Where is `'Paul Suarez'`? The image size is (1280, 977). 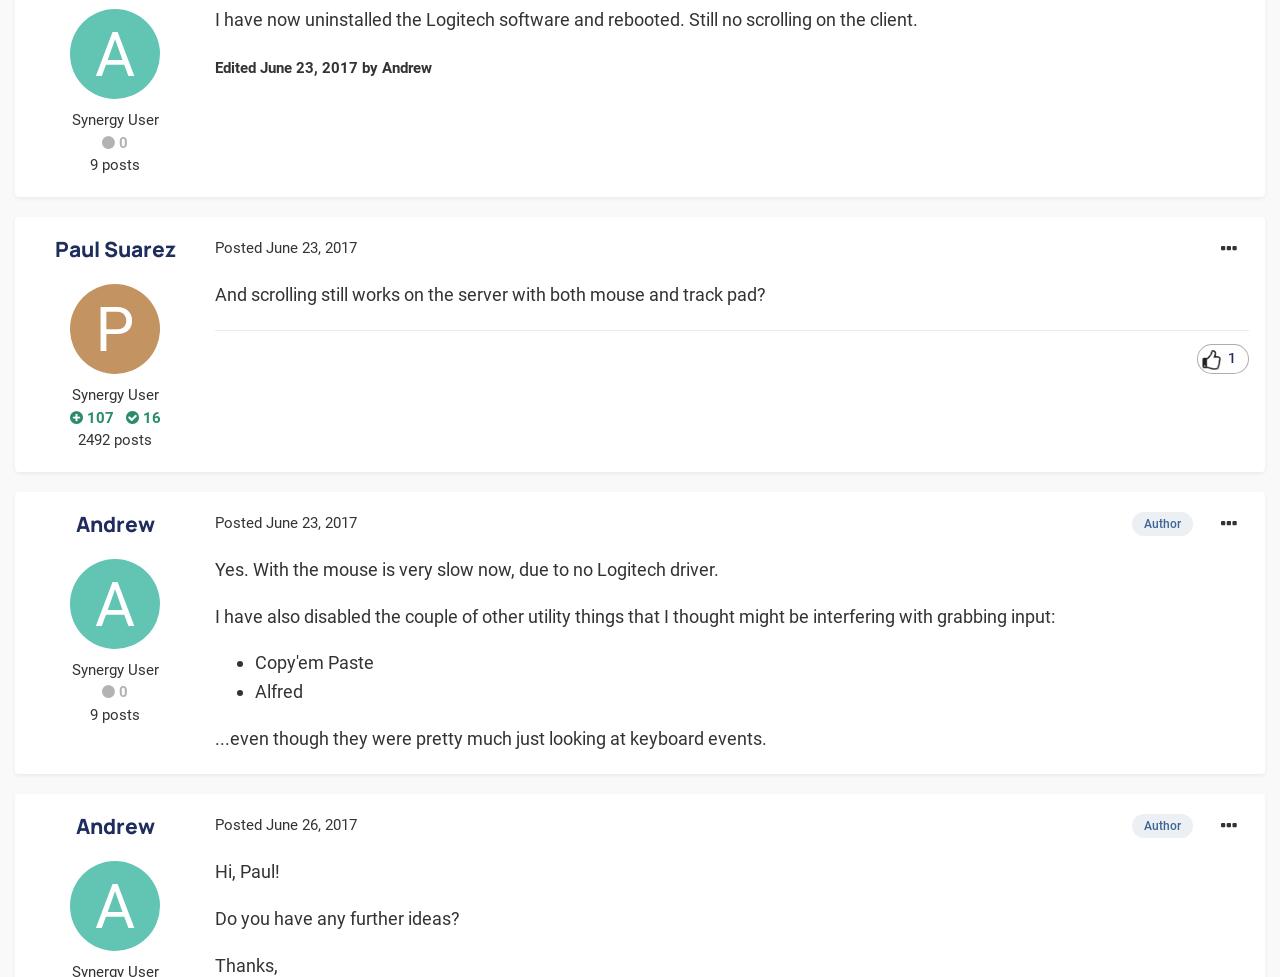 'Paul Suarez' is located at coordinates (113, 246).